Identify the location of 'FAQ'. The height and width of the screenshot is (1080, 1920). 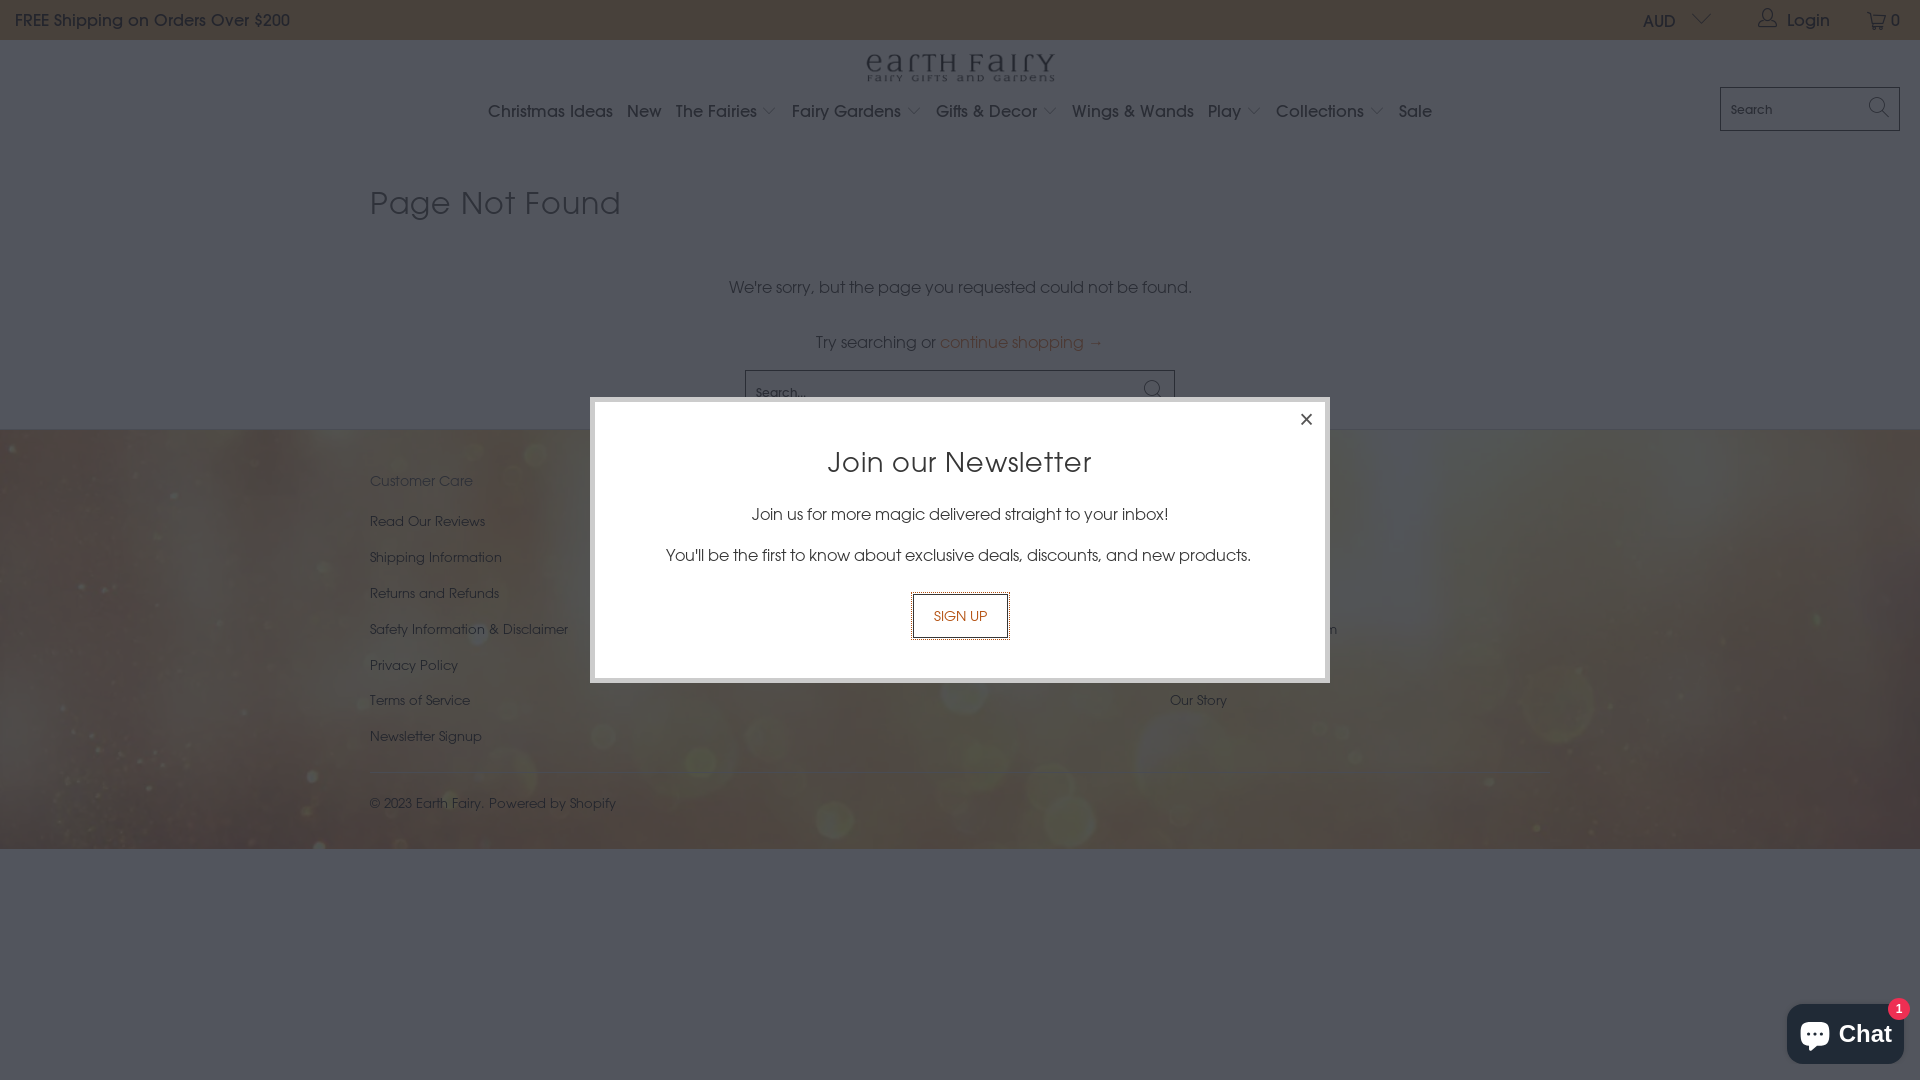
(1183, 591).